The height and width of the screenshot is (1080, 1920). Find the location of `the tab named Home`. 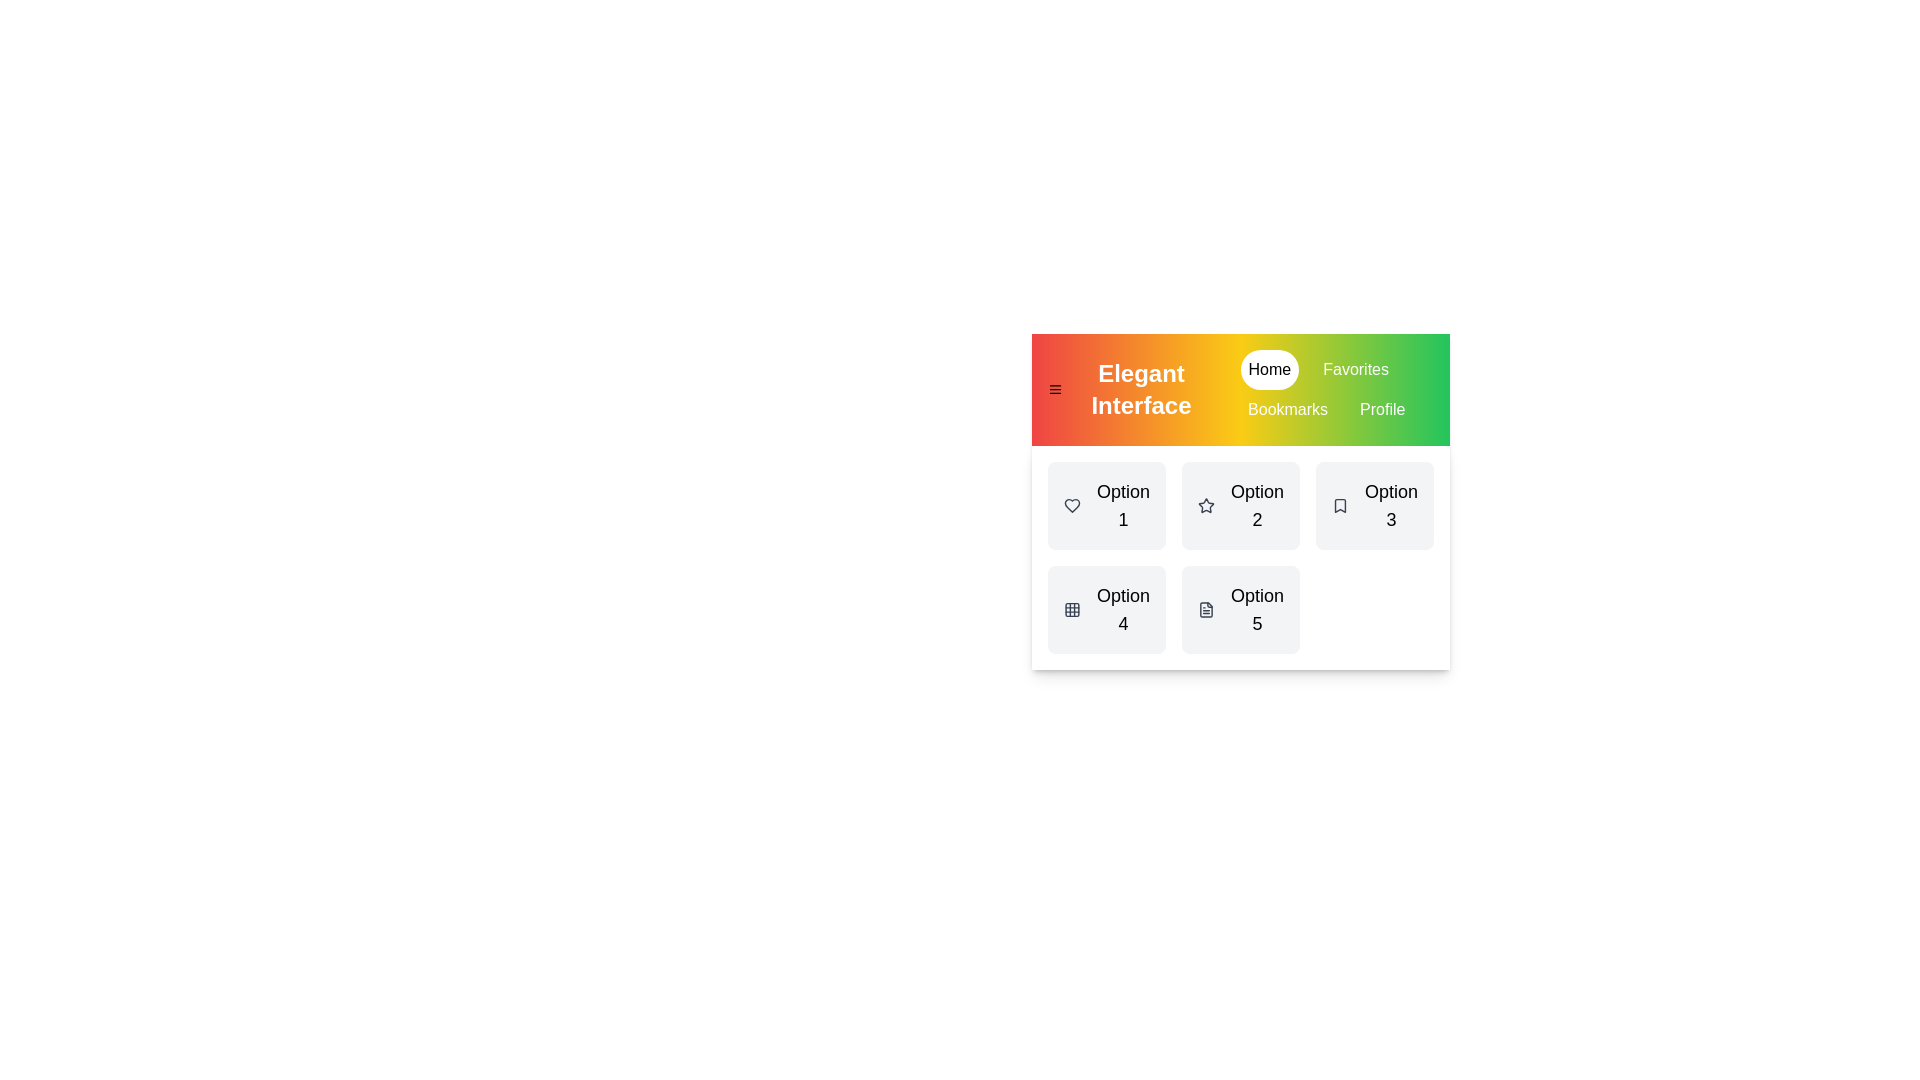

the tab named Home is located at coordinates (1268, 370).